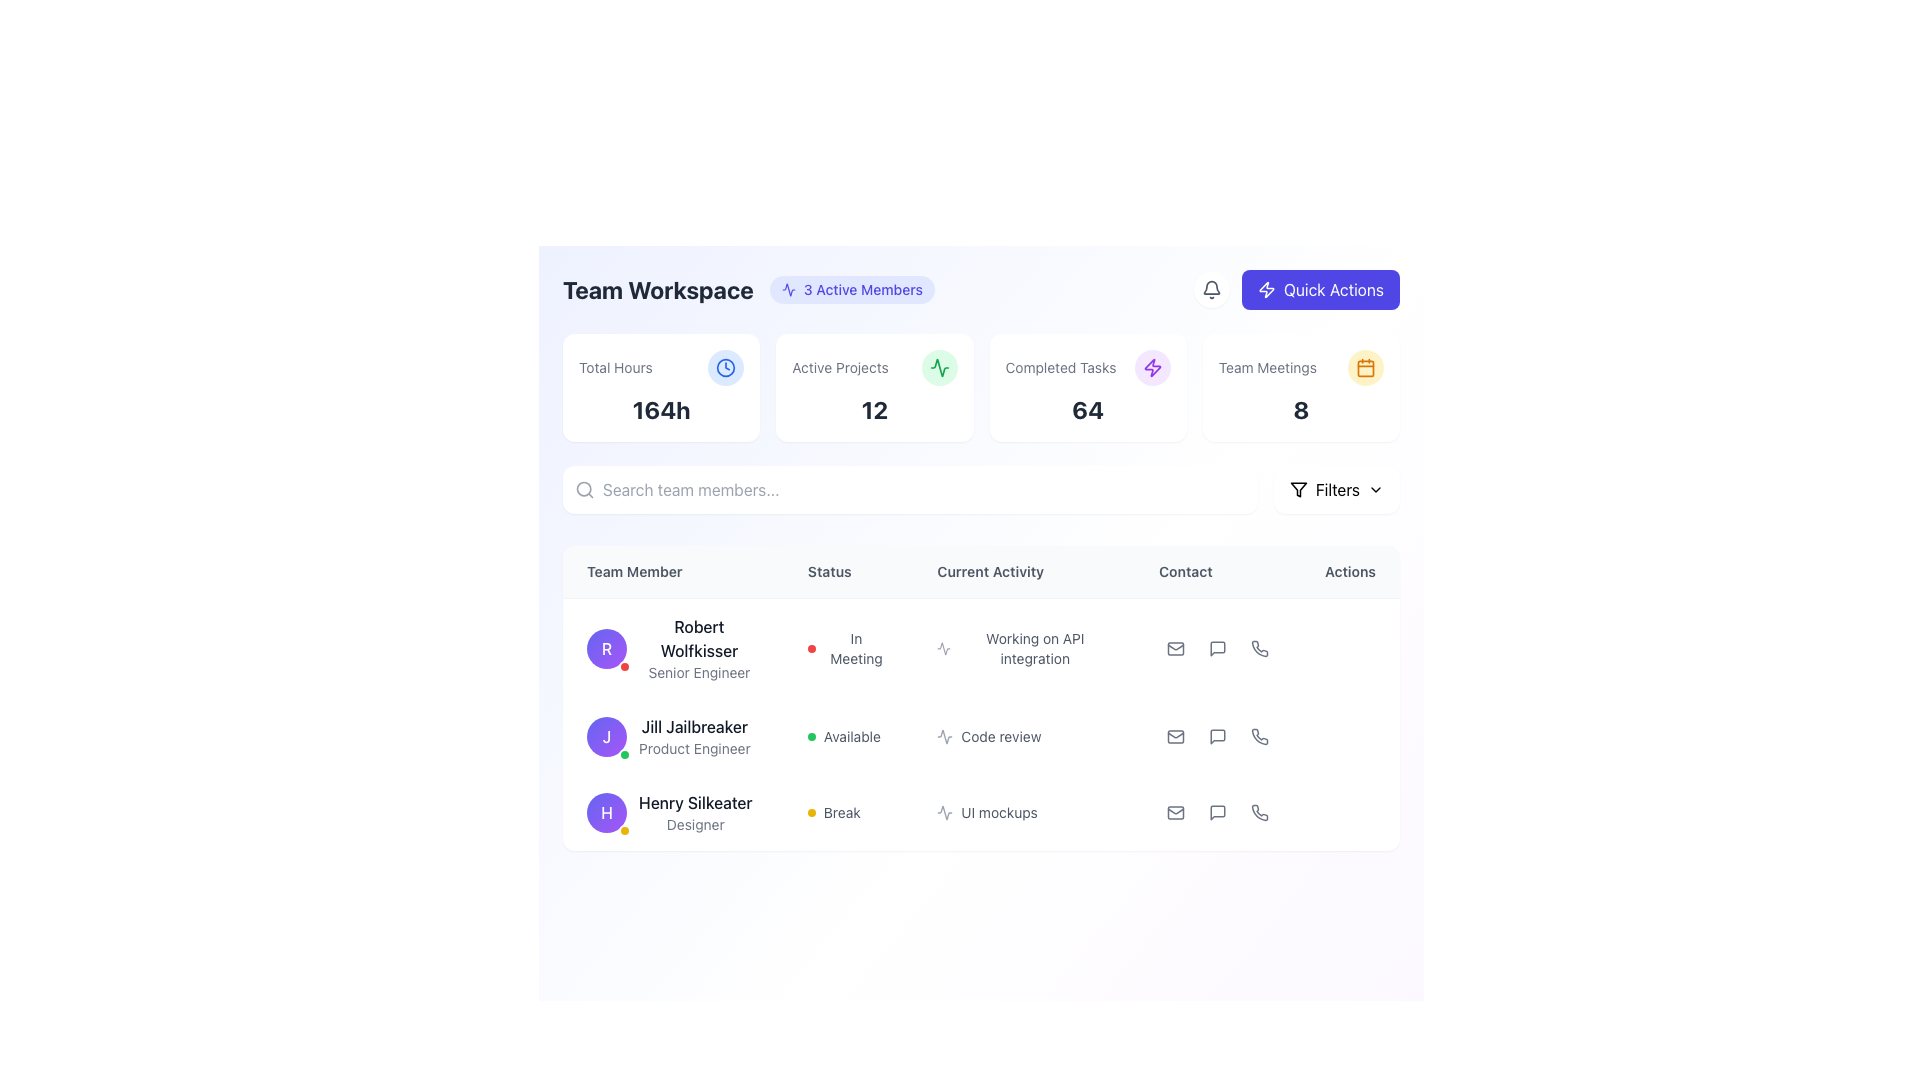 Image resolution: width=1920 pixels, height=1080 pixels. Describe the element at coordinates (1259, 736) in the screenshot. I see `the phone icon in the 'Actions' column of the second row associated with user 'Jill Jailbreaker' to gain additional information` at that location.